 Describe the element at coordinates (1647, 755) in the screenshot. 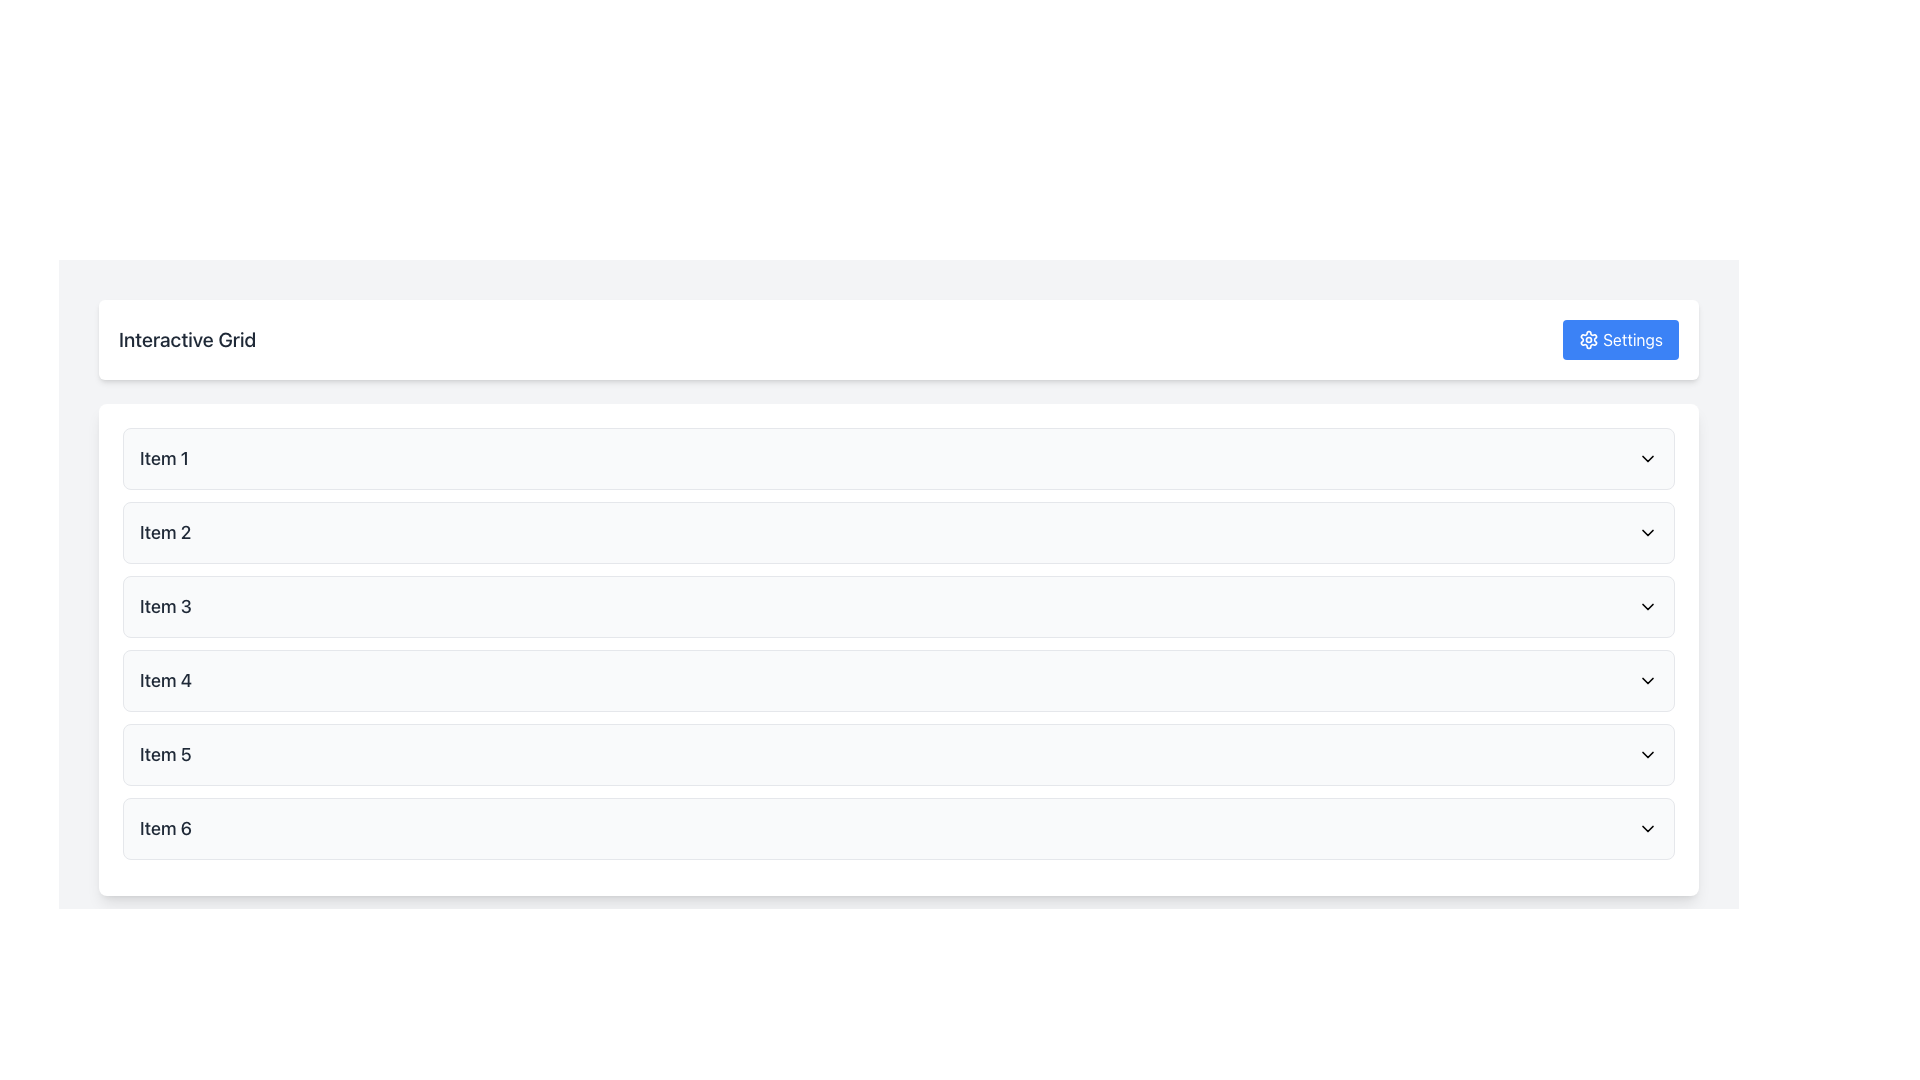

I see `the chevron-down icon located at the far right of the row labeled 'Item 5'` at that location.